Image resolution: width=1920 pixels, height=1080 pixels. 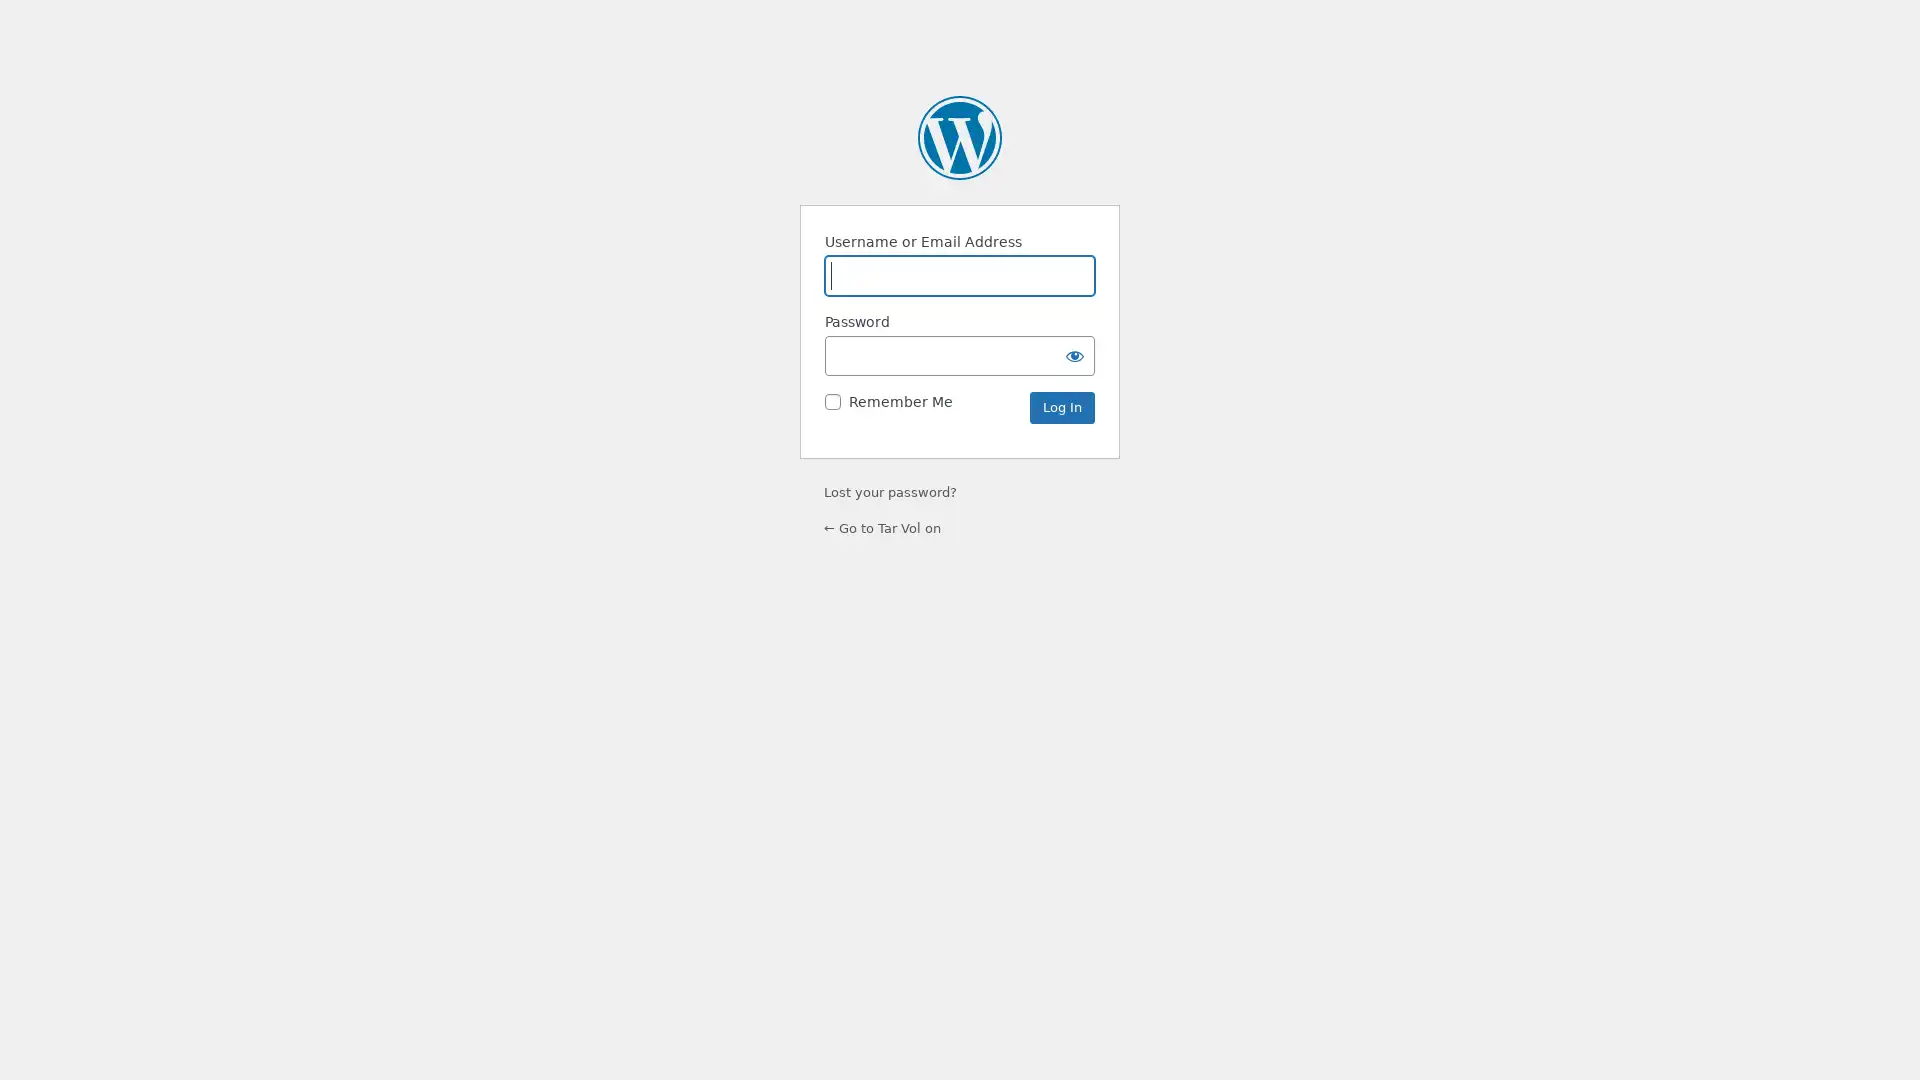 What do you see at coordinates (1074, 354) in the screenshot?
I see `Show password` at bounding box center [1074, 354].